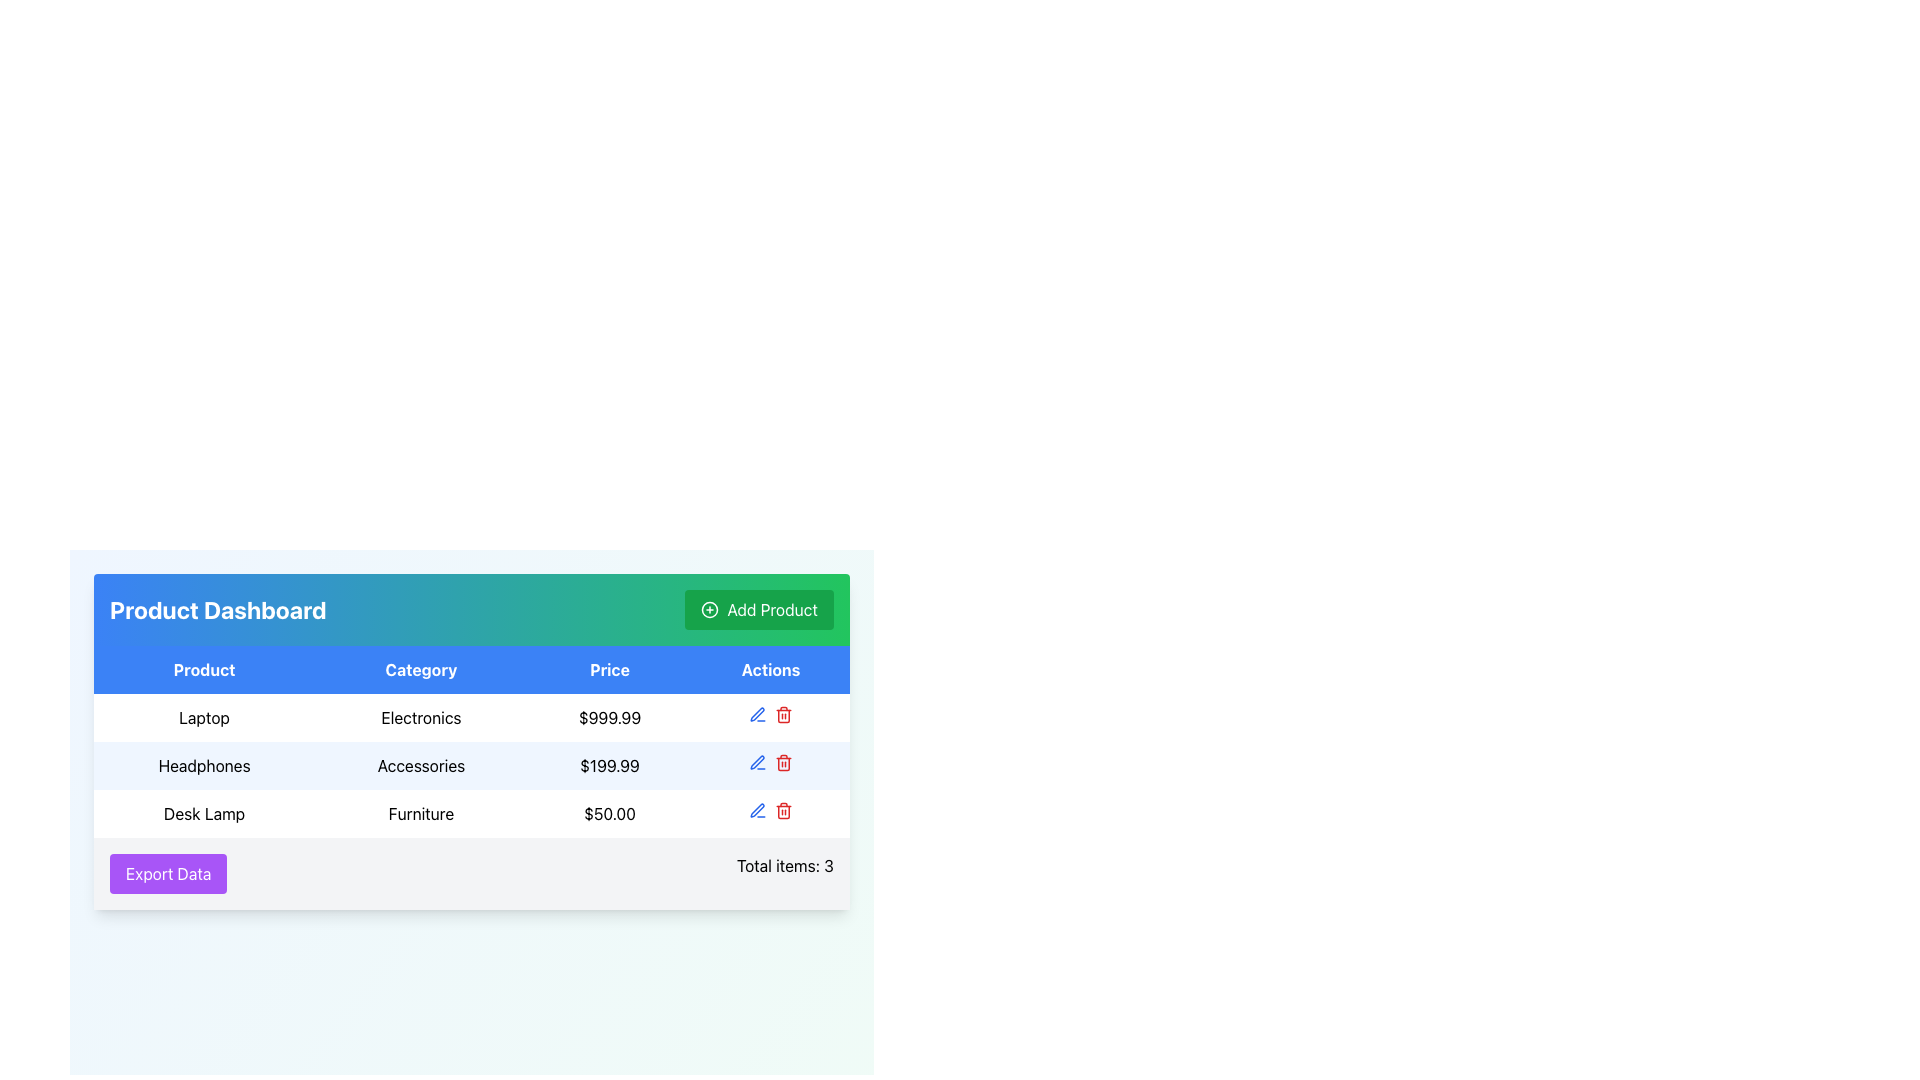 The height and width of the screenshot is (1080, 1920). Describe the element at coordinates (420, 716) in the screenshot. I see `the 'Electronics' text element in the 'Category' column of the data table, which is horizontally aligned with the 'Laptop' entry` at that location.